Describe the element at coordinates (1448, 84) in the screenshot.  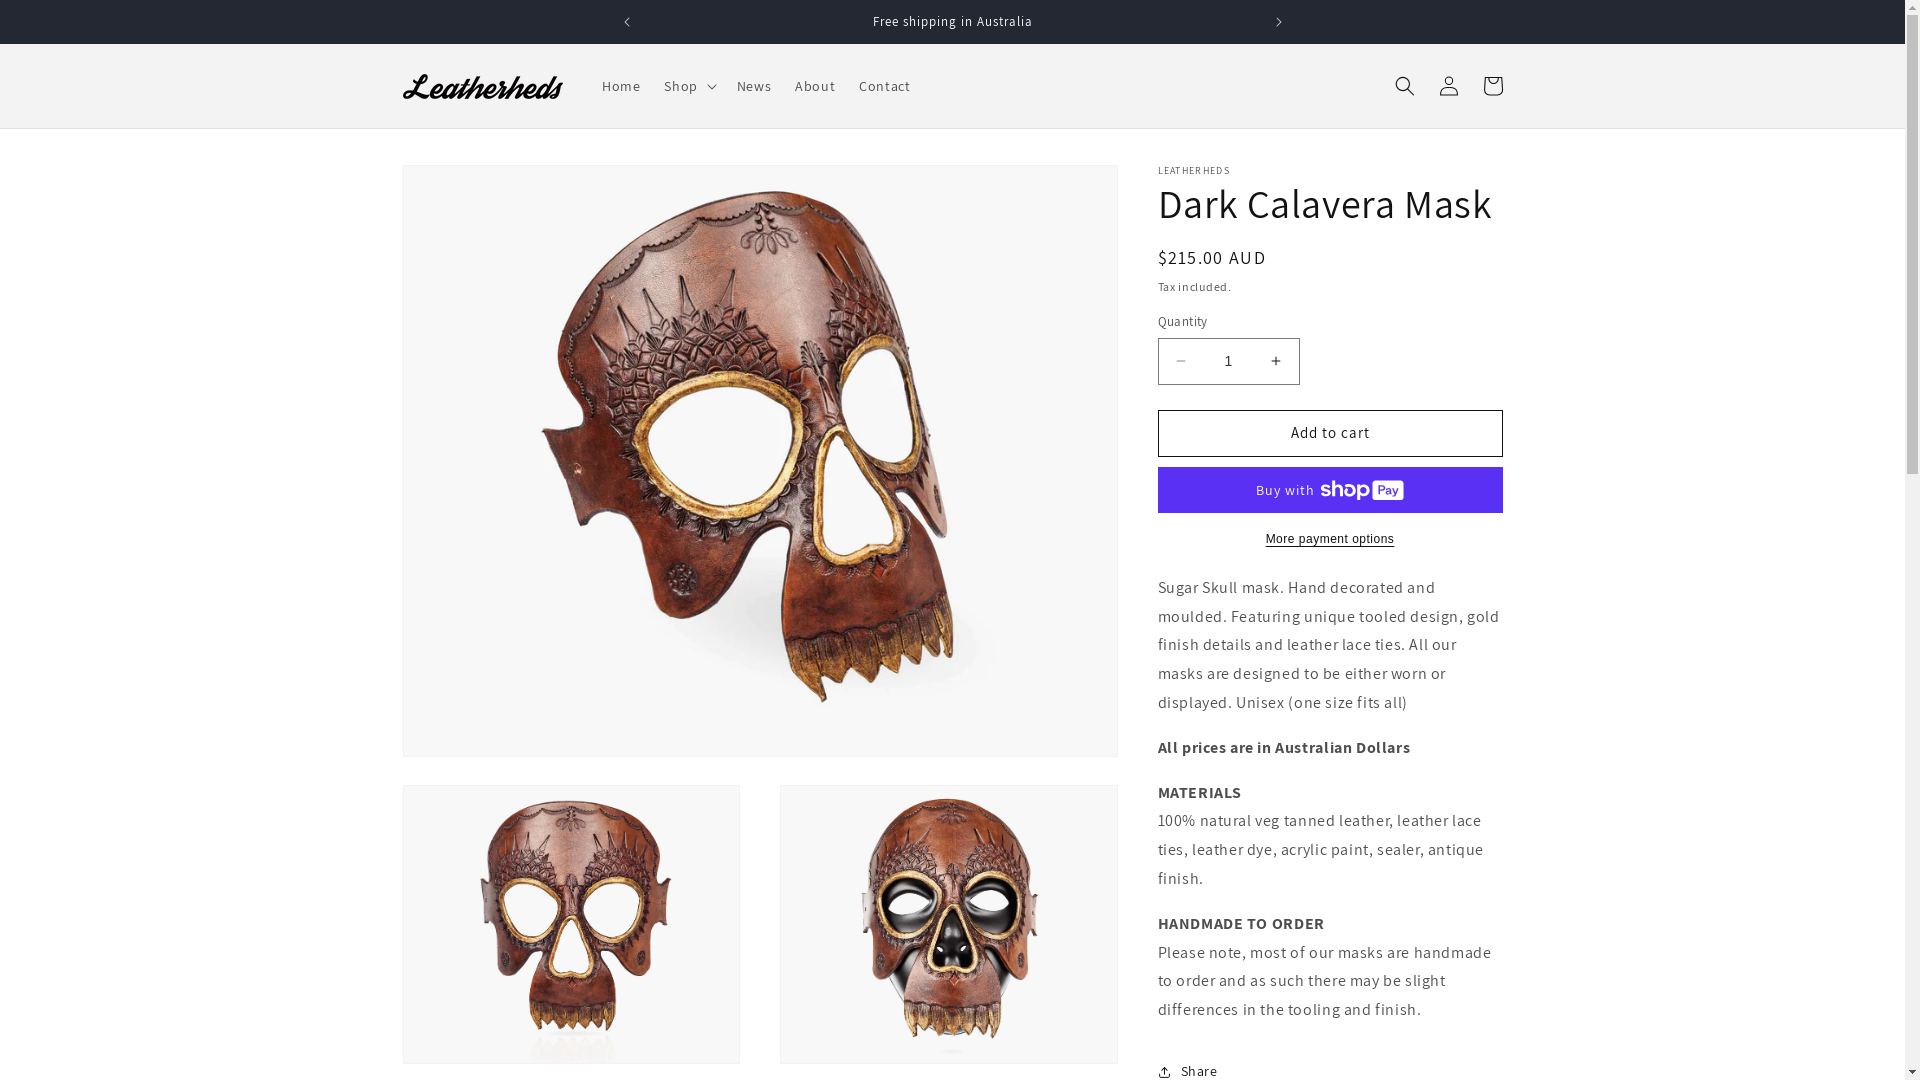
I see `'Log in'` at that location.